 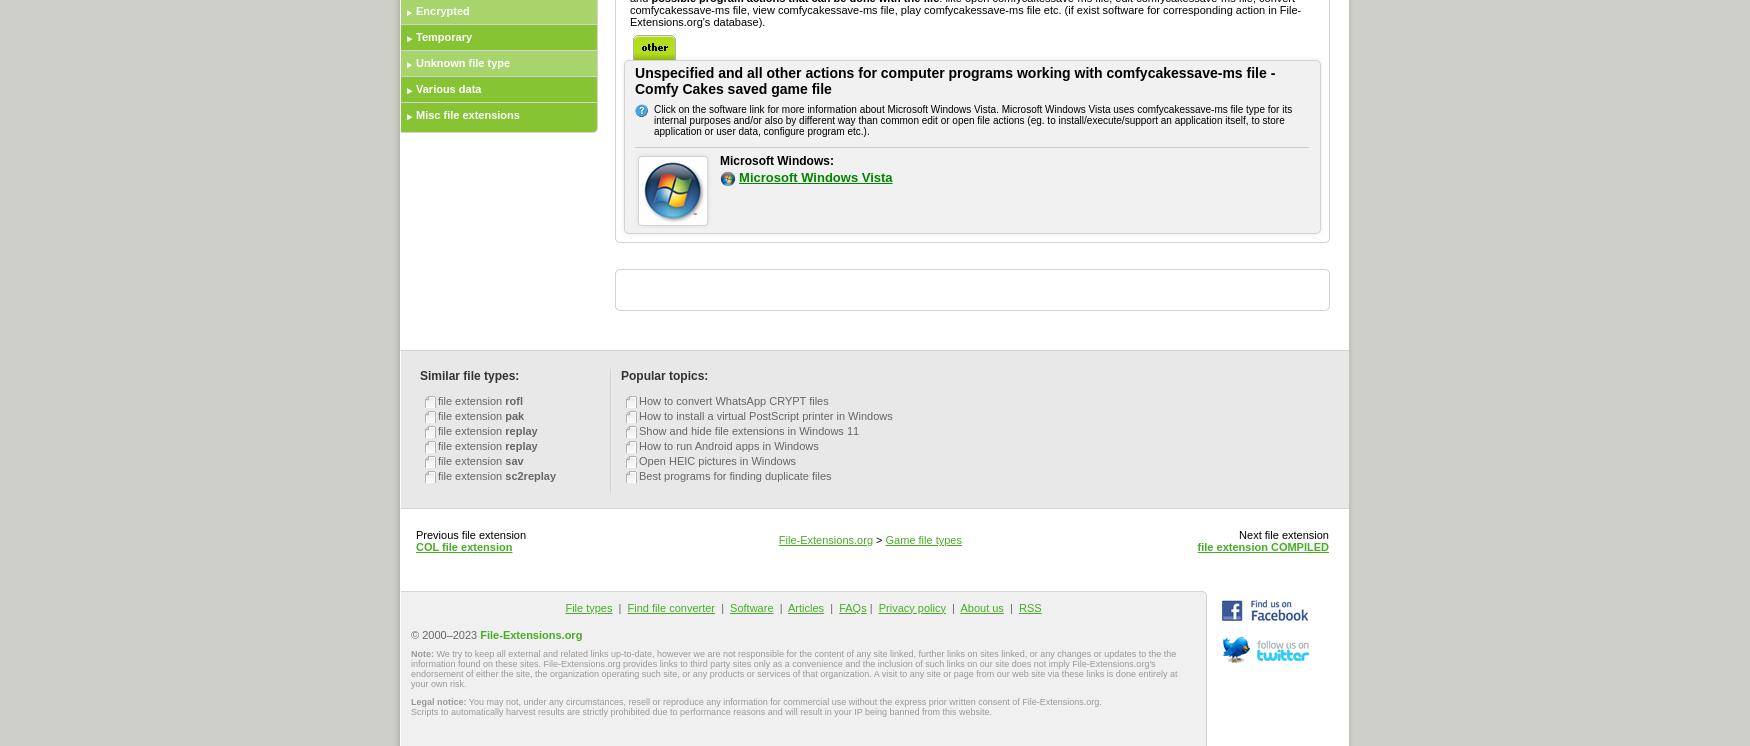 I want to click on 'Software', so click(x=729, y=607).